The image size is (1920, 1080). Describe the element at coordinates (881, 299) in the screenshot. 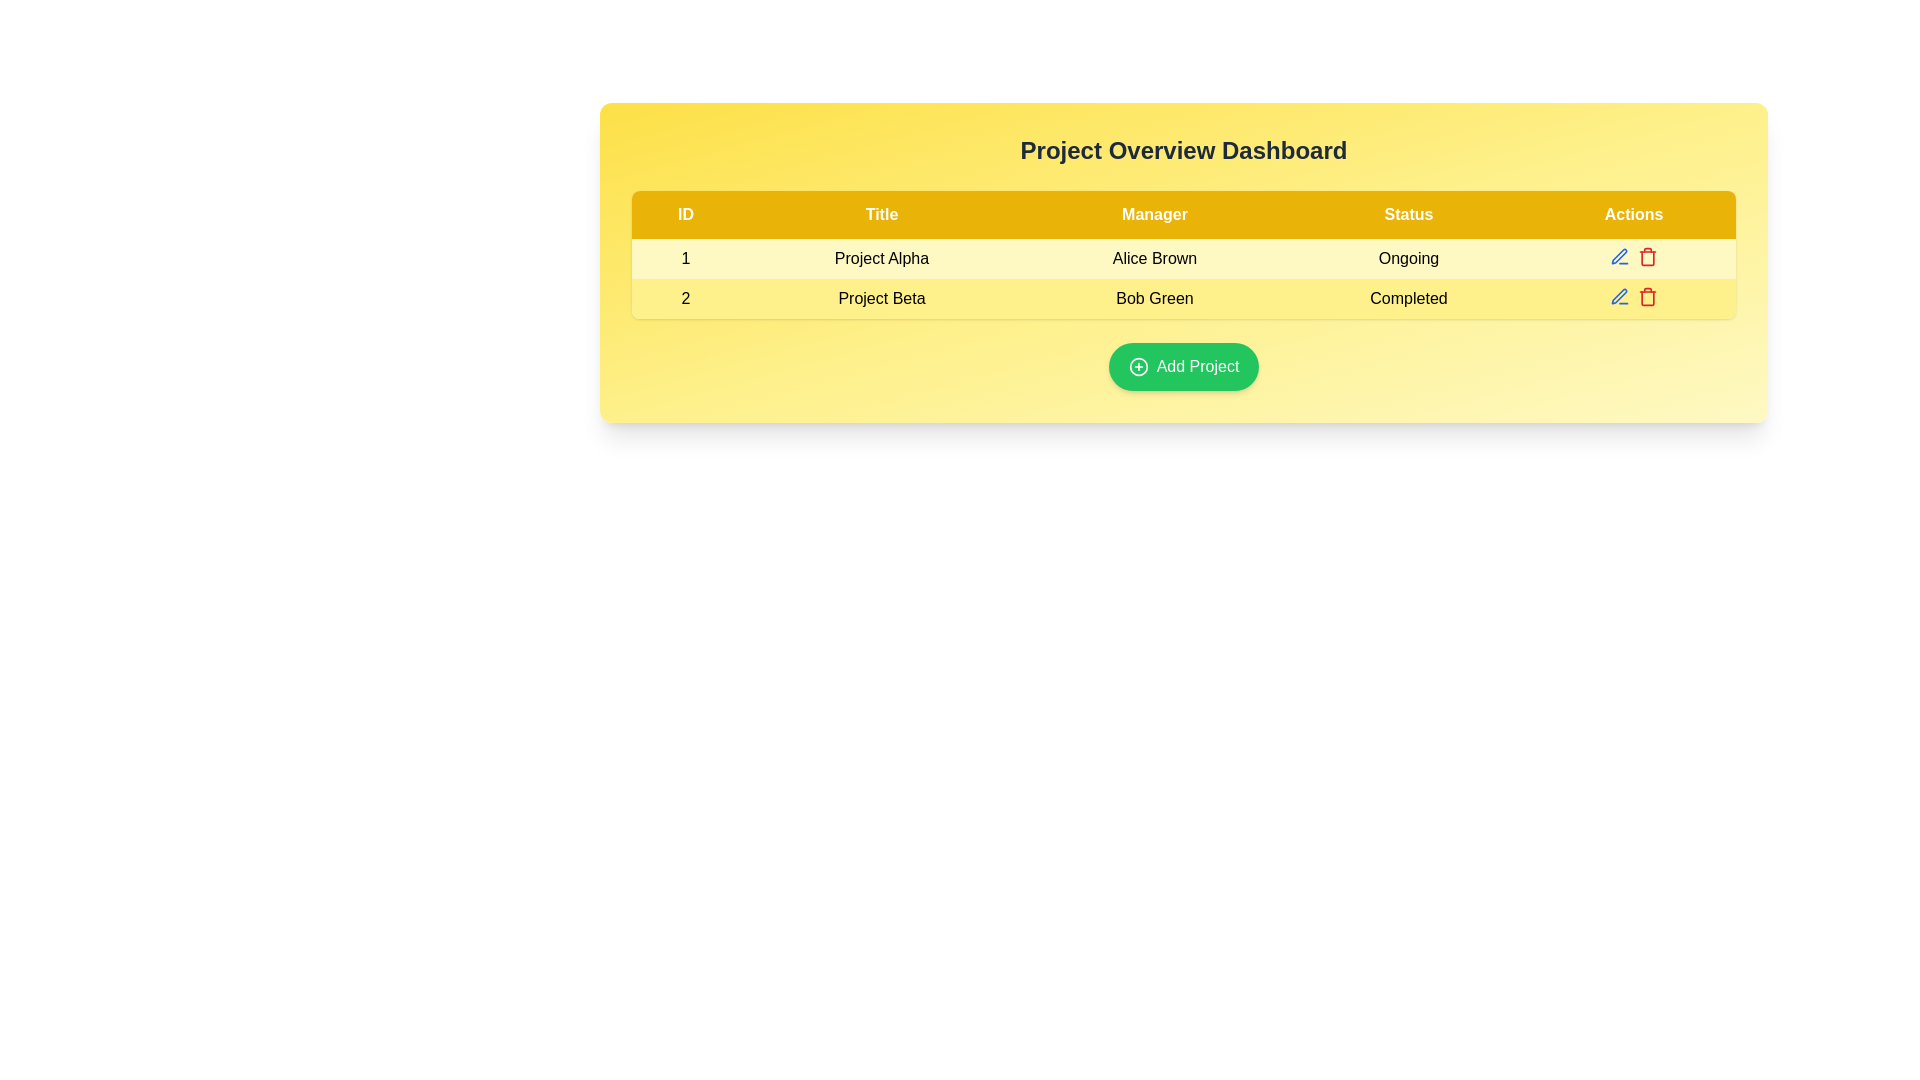

I see `text displayed in the TextLabel that shows 'Project Beta' in bold black text on a light yellow background, located in the second row of the table under the 'Title' column` at that location.